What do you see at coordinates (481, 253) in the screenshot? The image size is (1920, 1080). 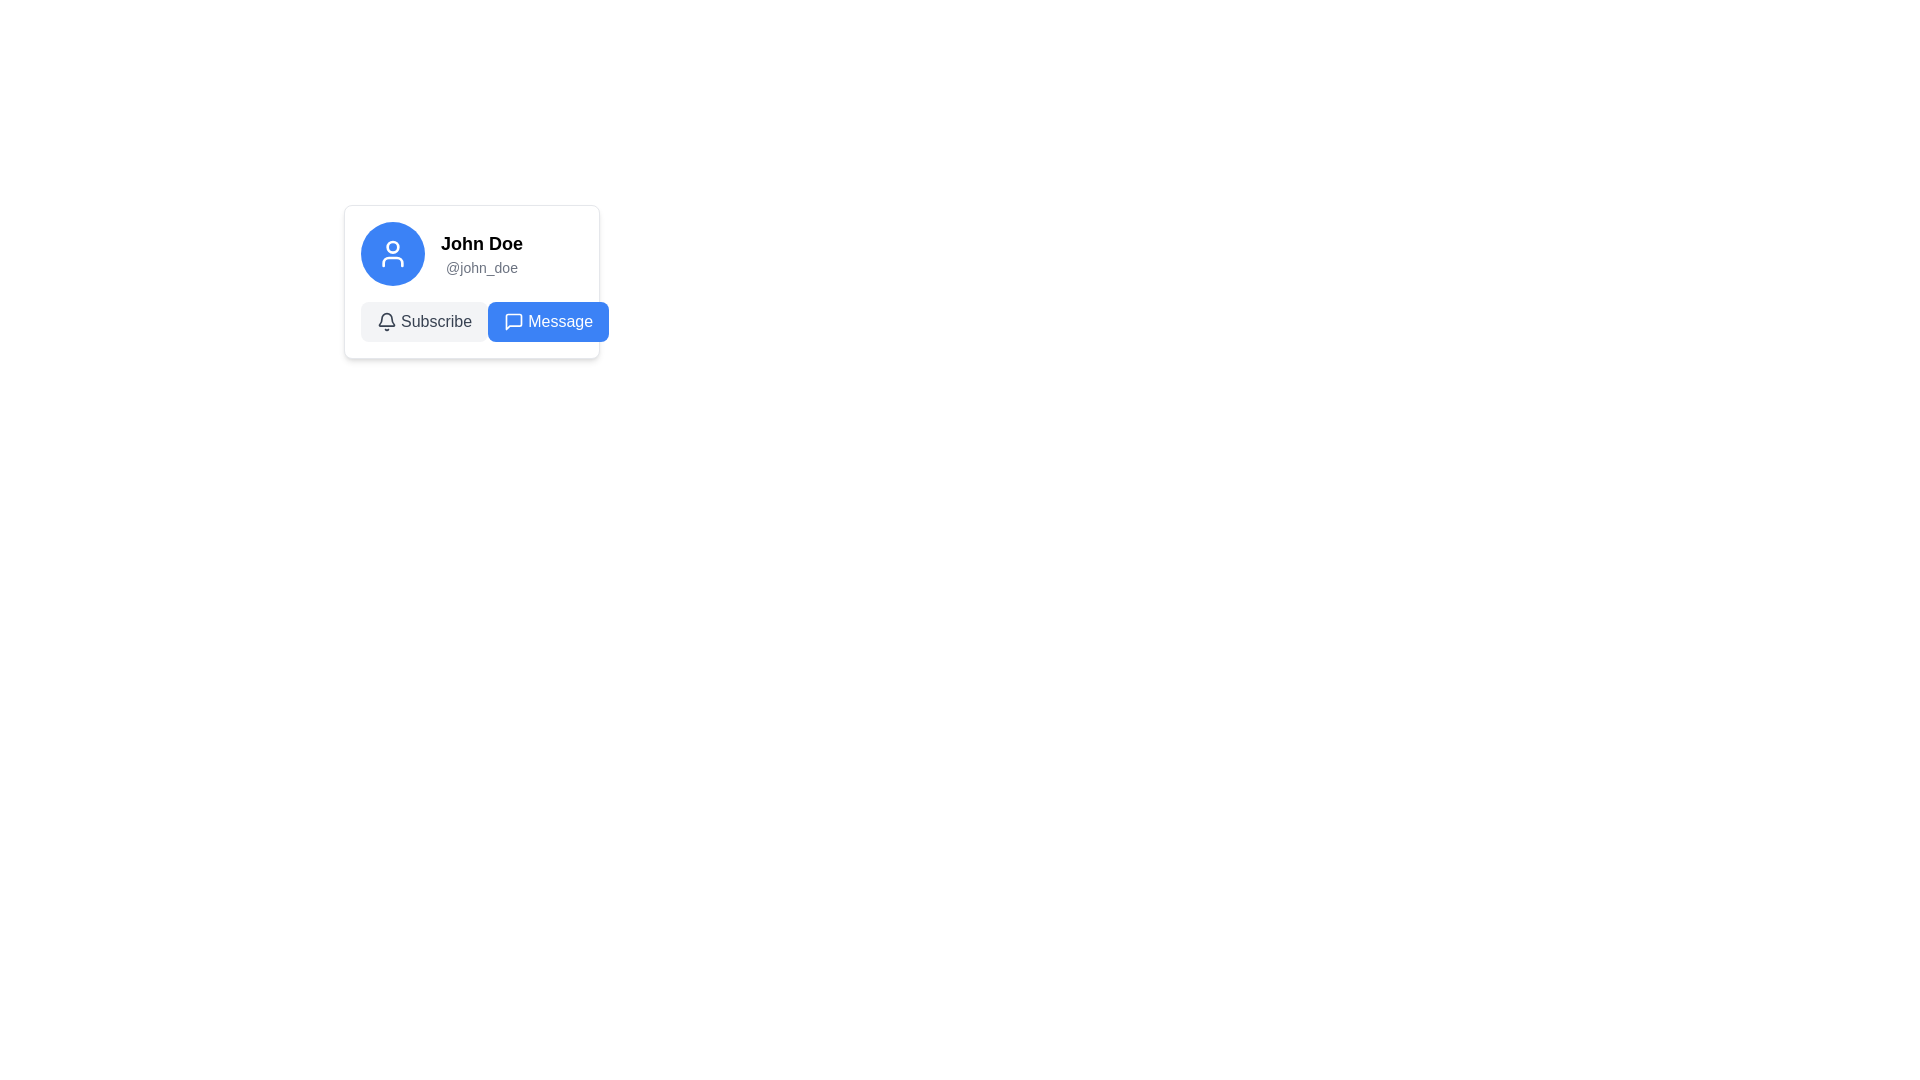 I see `text content of the Text Display showing 'John Doe' and '@john_doe', which is located to the right of the user avatar icon in the user profile card` at bounding box center [481, 253].